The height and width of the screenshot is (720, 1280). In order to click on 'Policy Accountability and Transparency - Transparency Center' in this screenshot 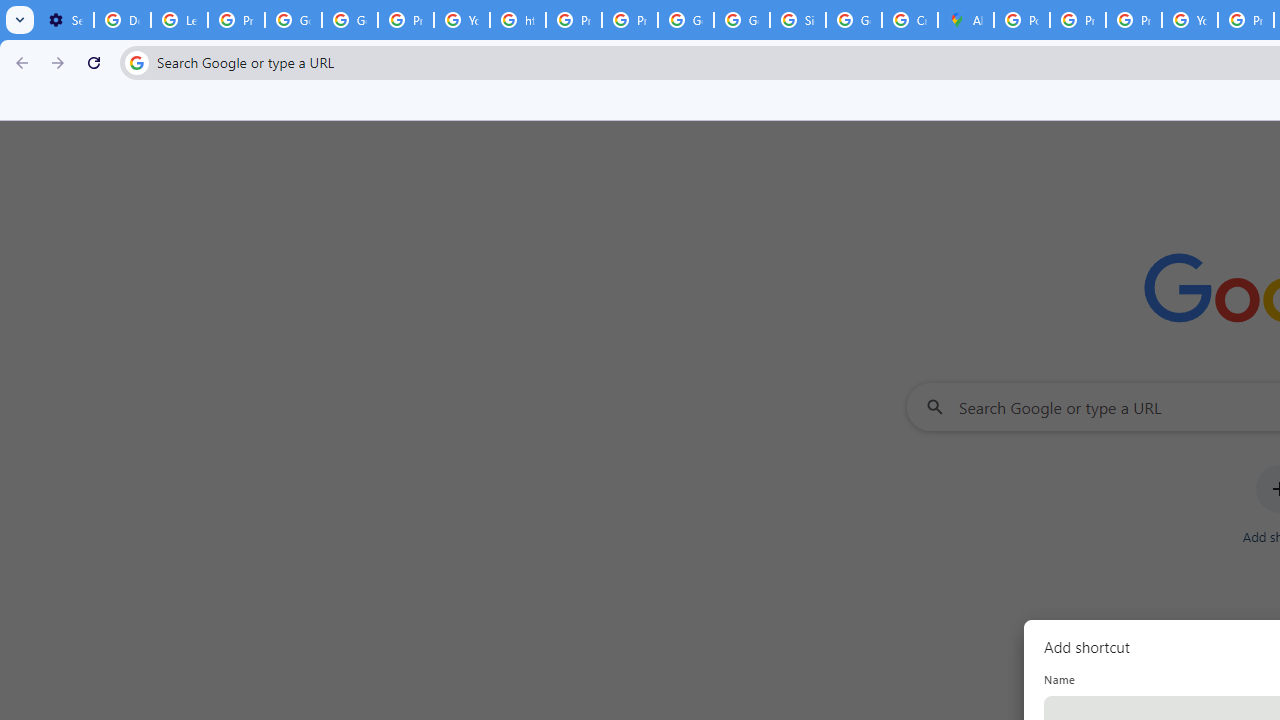, I will do `click(1022, 20)`.